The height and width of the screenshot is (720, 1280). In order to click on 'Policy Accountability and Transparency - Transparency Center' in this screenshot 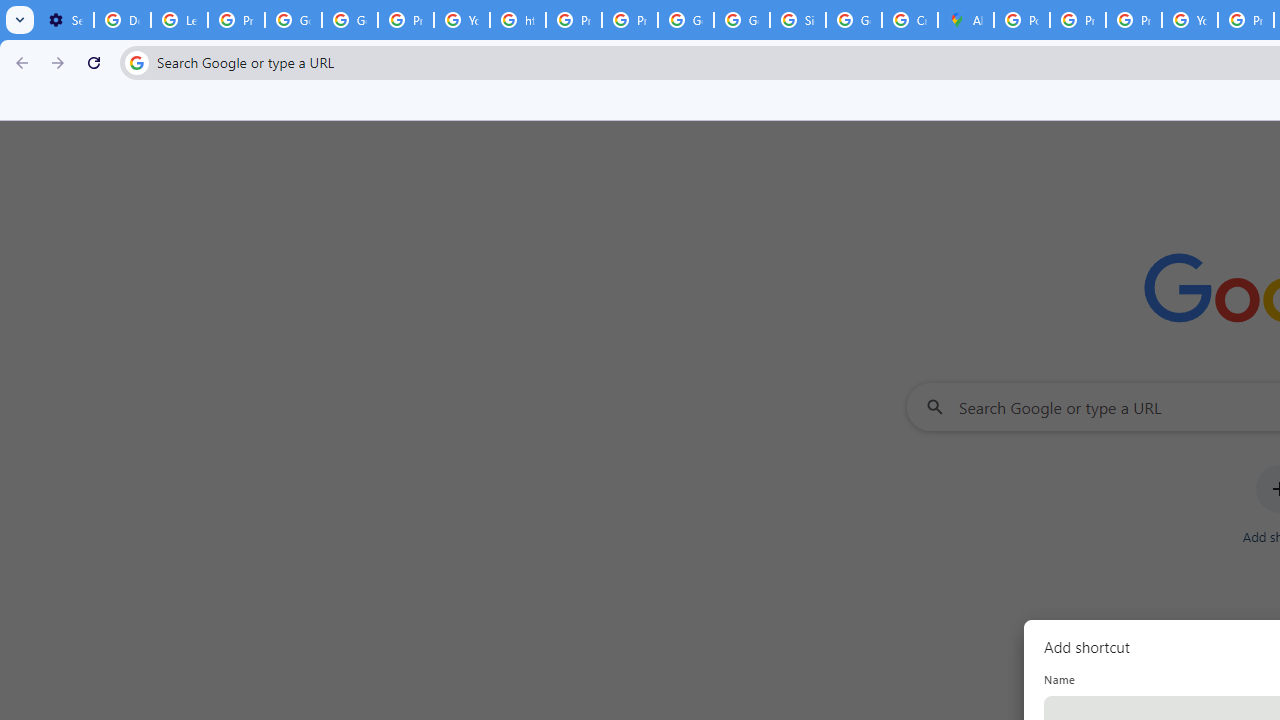, I will do `click(1022, 20)`.